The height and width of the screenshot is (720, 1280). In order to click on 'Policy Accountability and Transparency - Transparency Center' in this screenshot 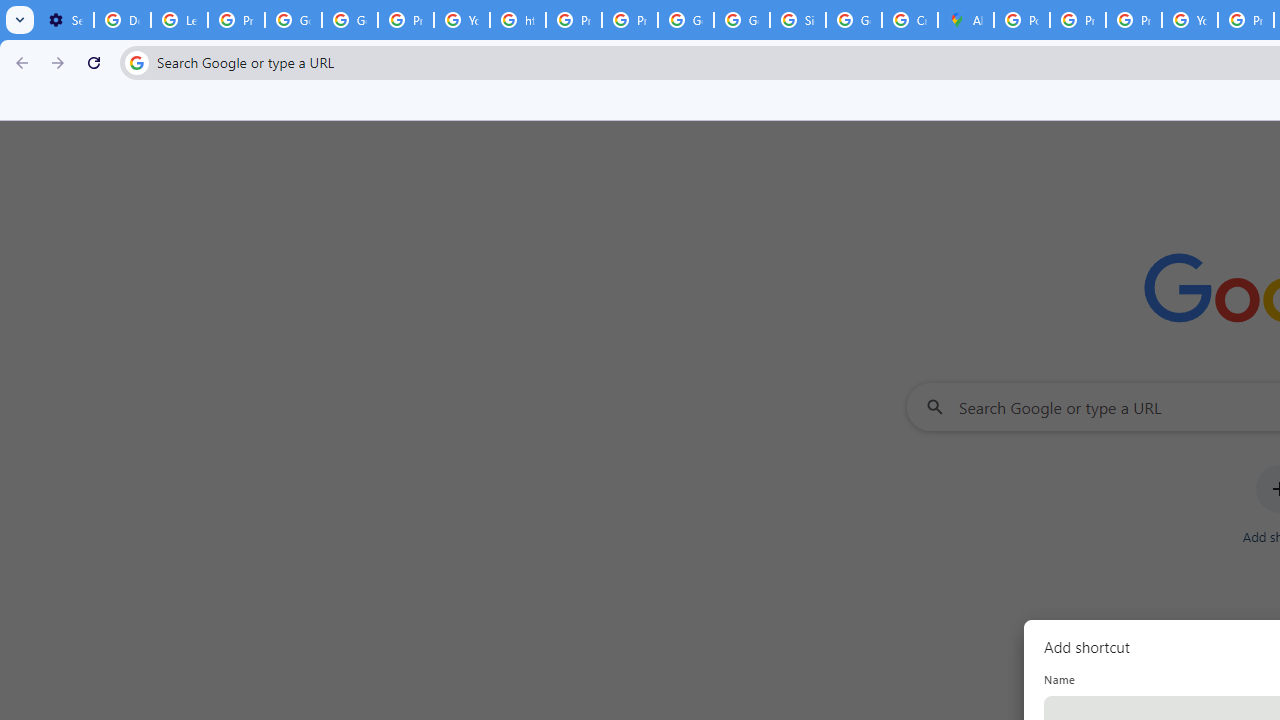, I will do `click(1022, 20)`.